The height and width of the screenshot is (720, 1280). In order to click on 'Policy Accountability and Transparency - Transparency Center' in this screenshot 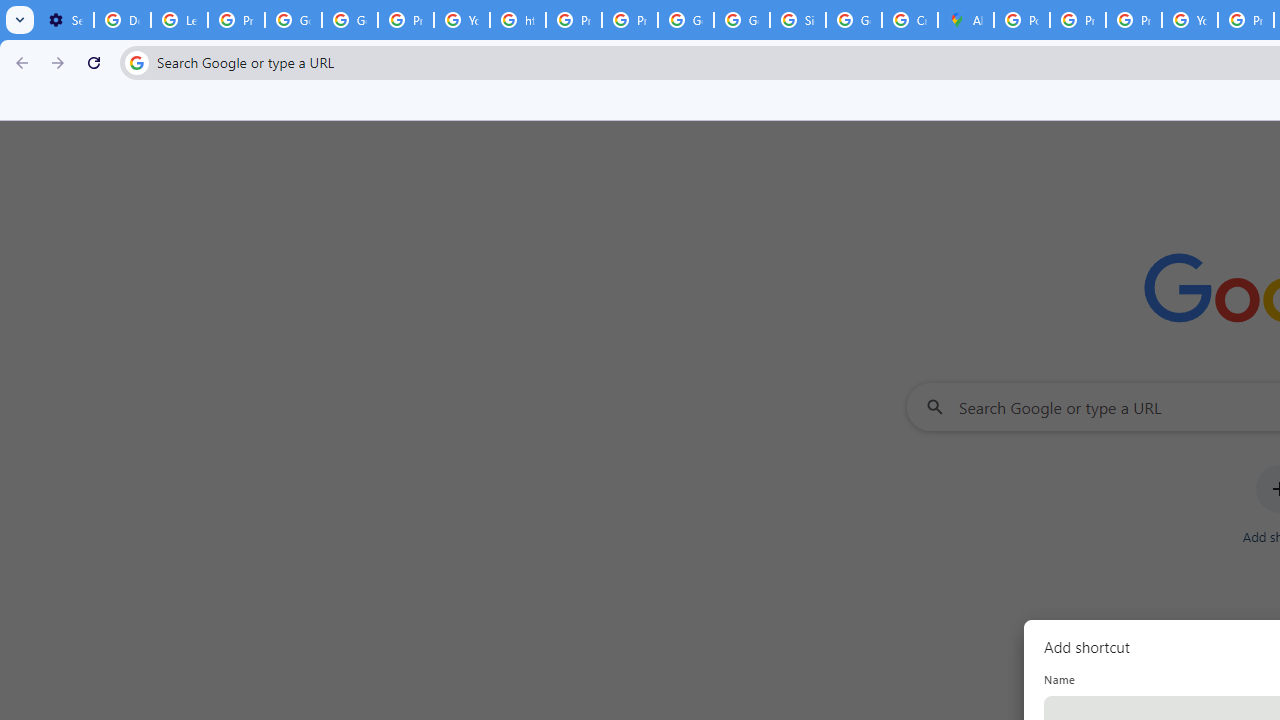, I will do `click(1022, 20)`.